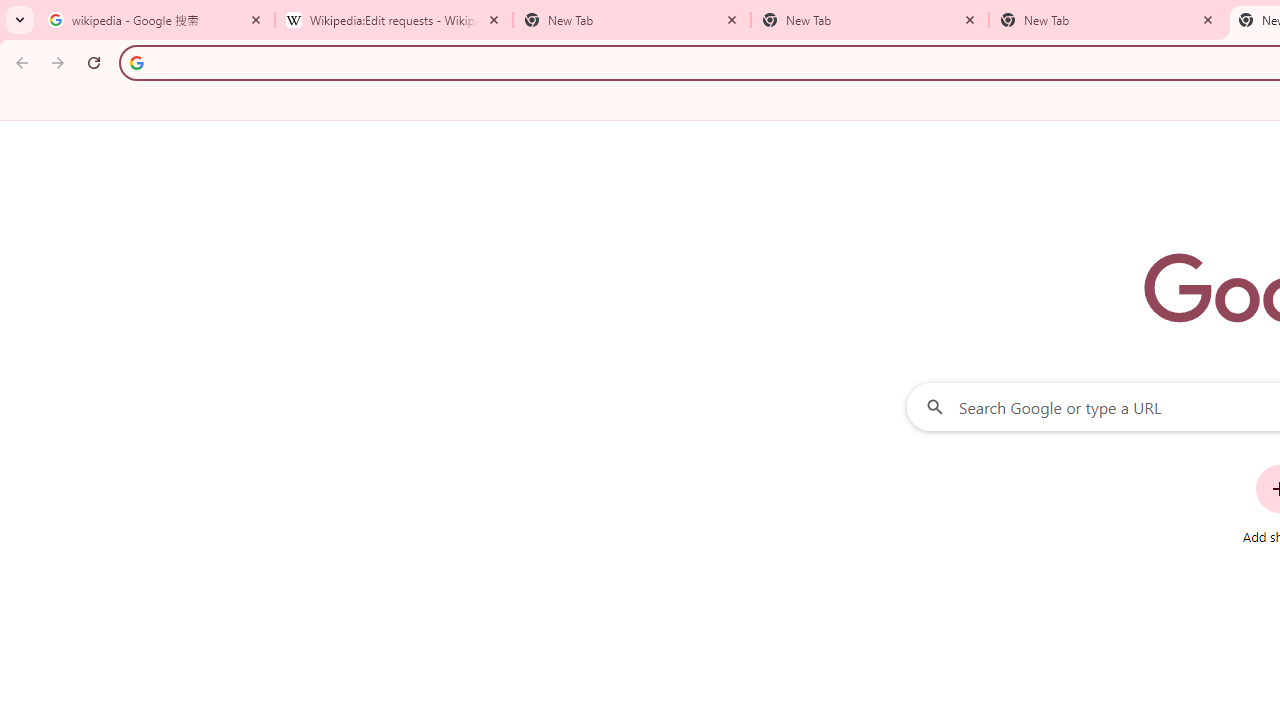 Image resolution: width=1280 pixels, height=720 pixels. I want to click on 'System', so click(10, 11).